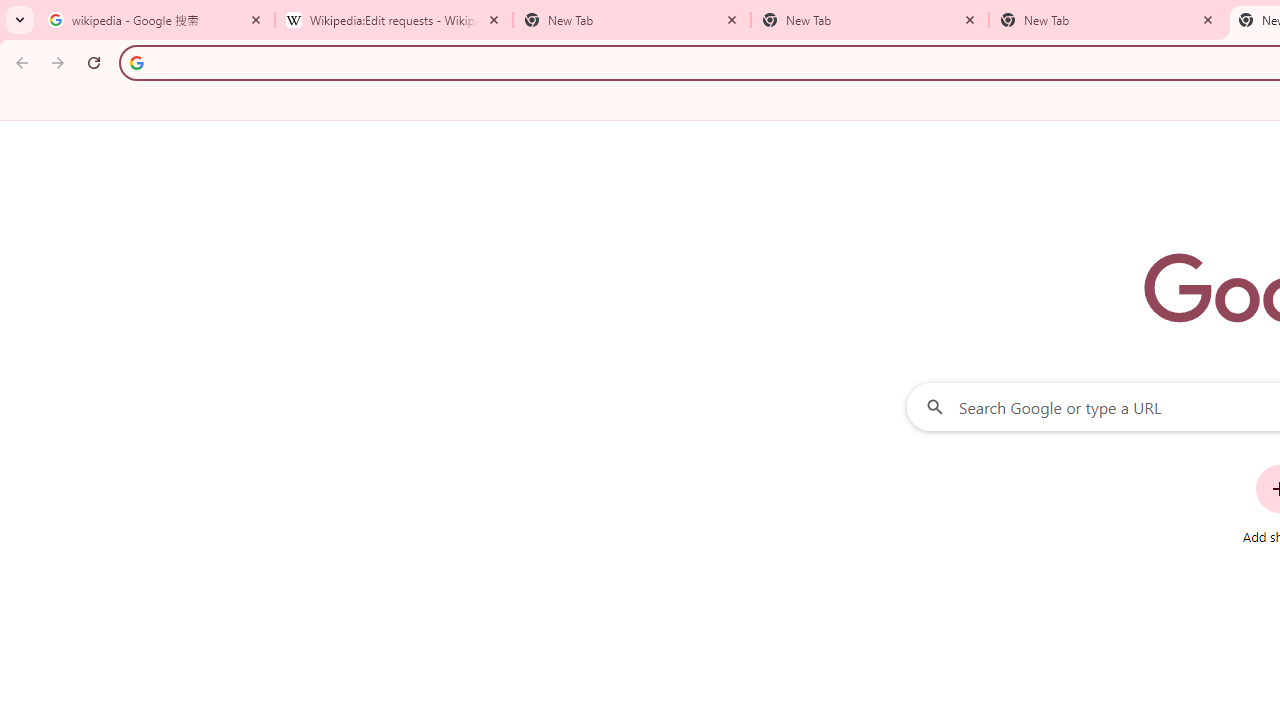 Image resolution: width=1280 pixels, height=720 pixels. I want to click on 'System', so click(10, 11).